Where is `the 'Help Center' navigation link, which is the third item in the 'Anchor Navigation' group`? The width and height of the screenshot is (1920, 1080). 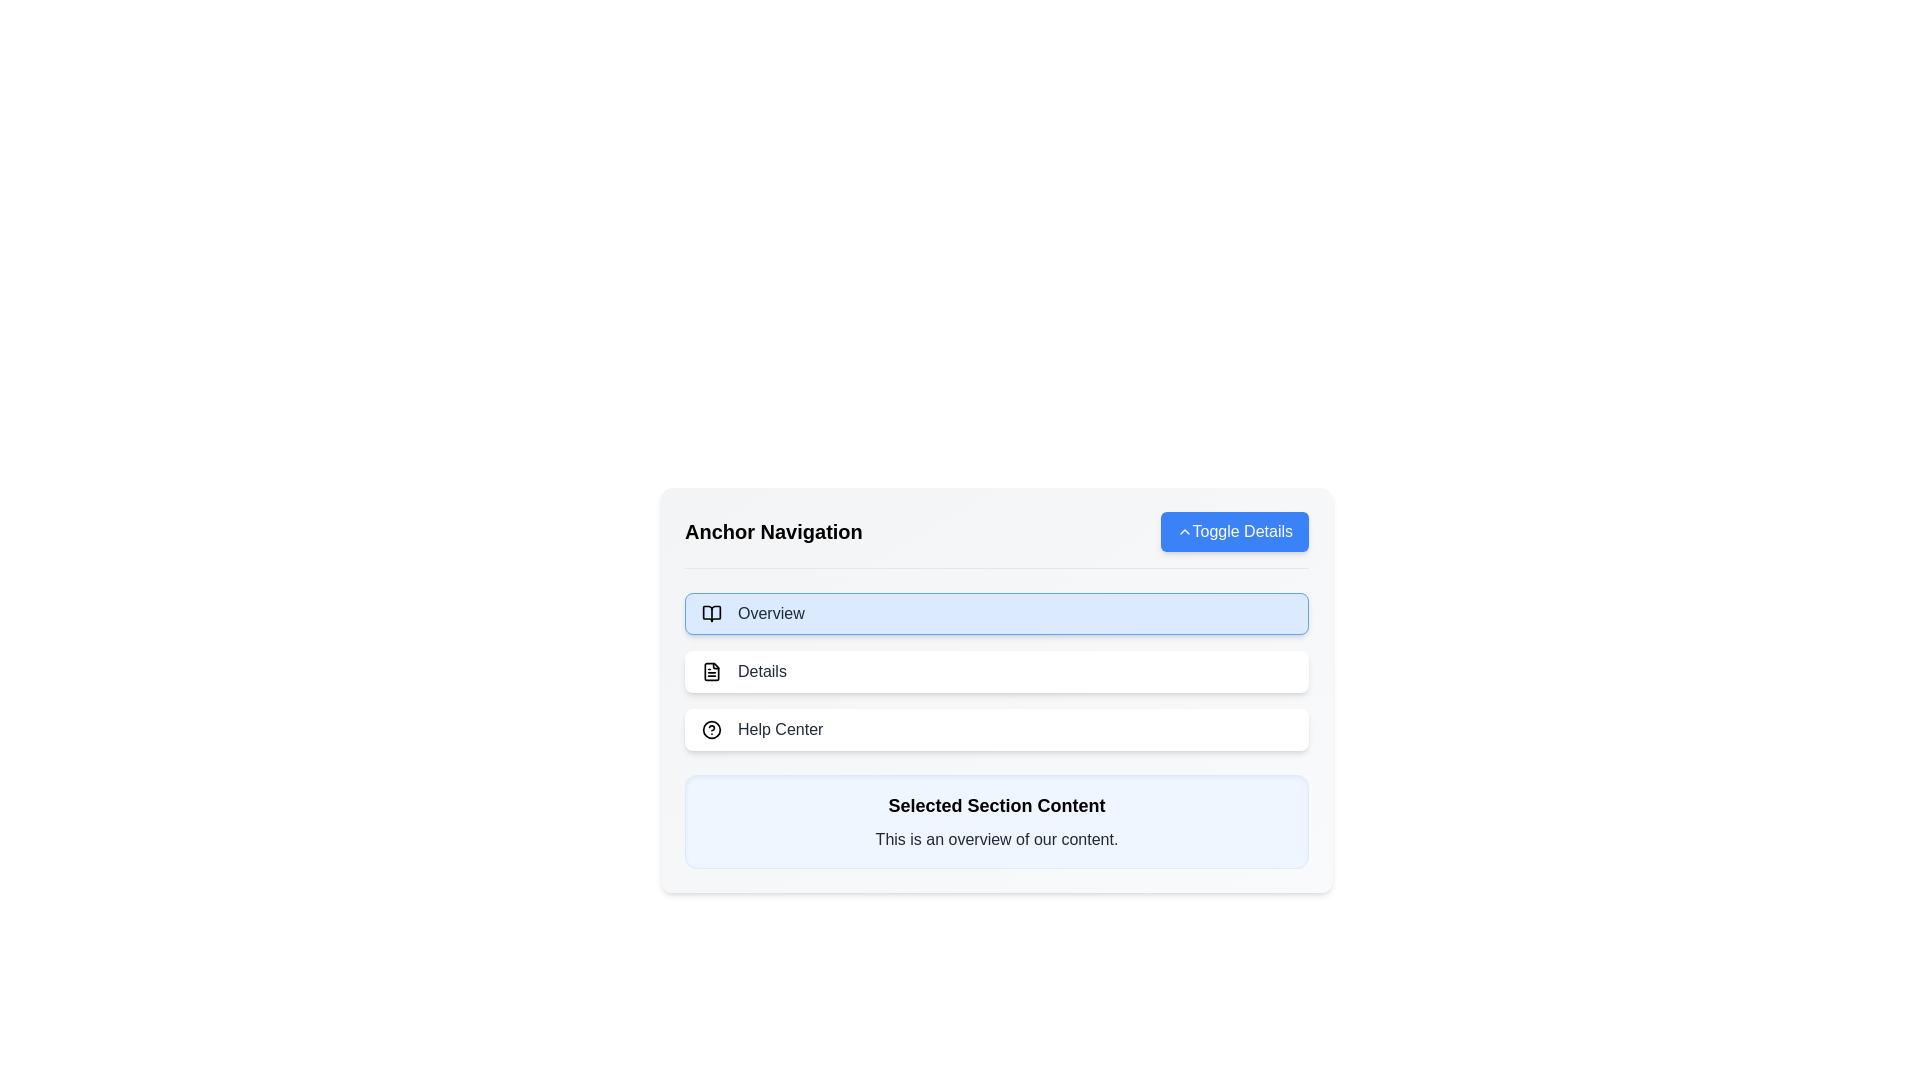 the 'Help Center' navigation link, which is the third item in the 'Anchor Navigation' group is located at coordinates (997, 729).